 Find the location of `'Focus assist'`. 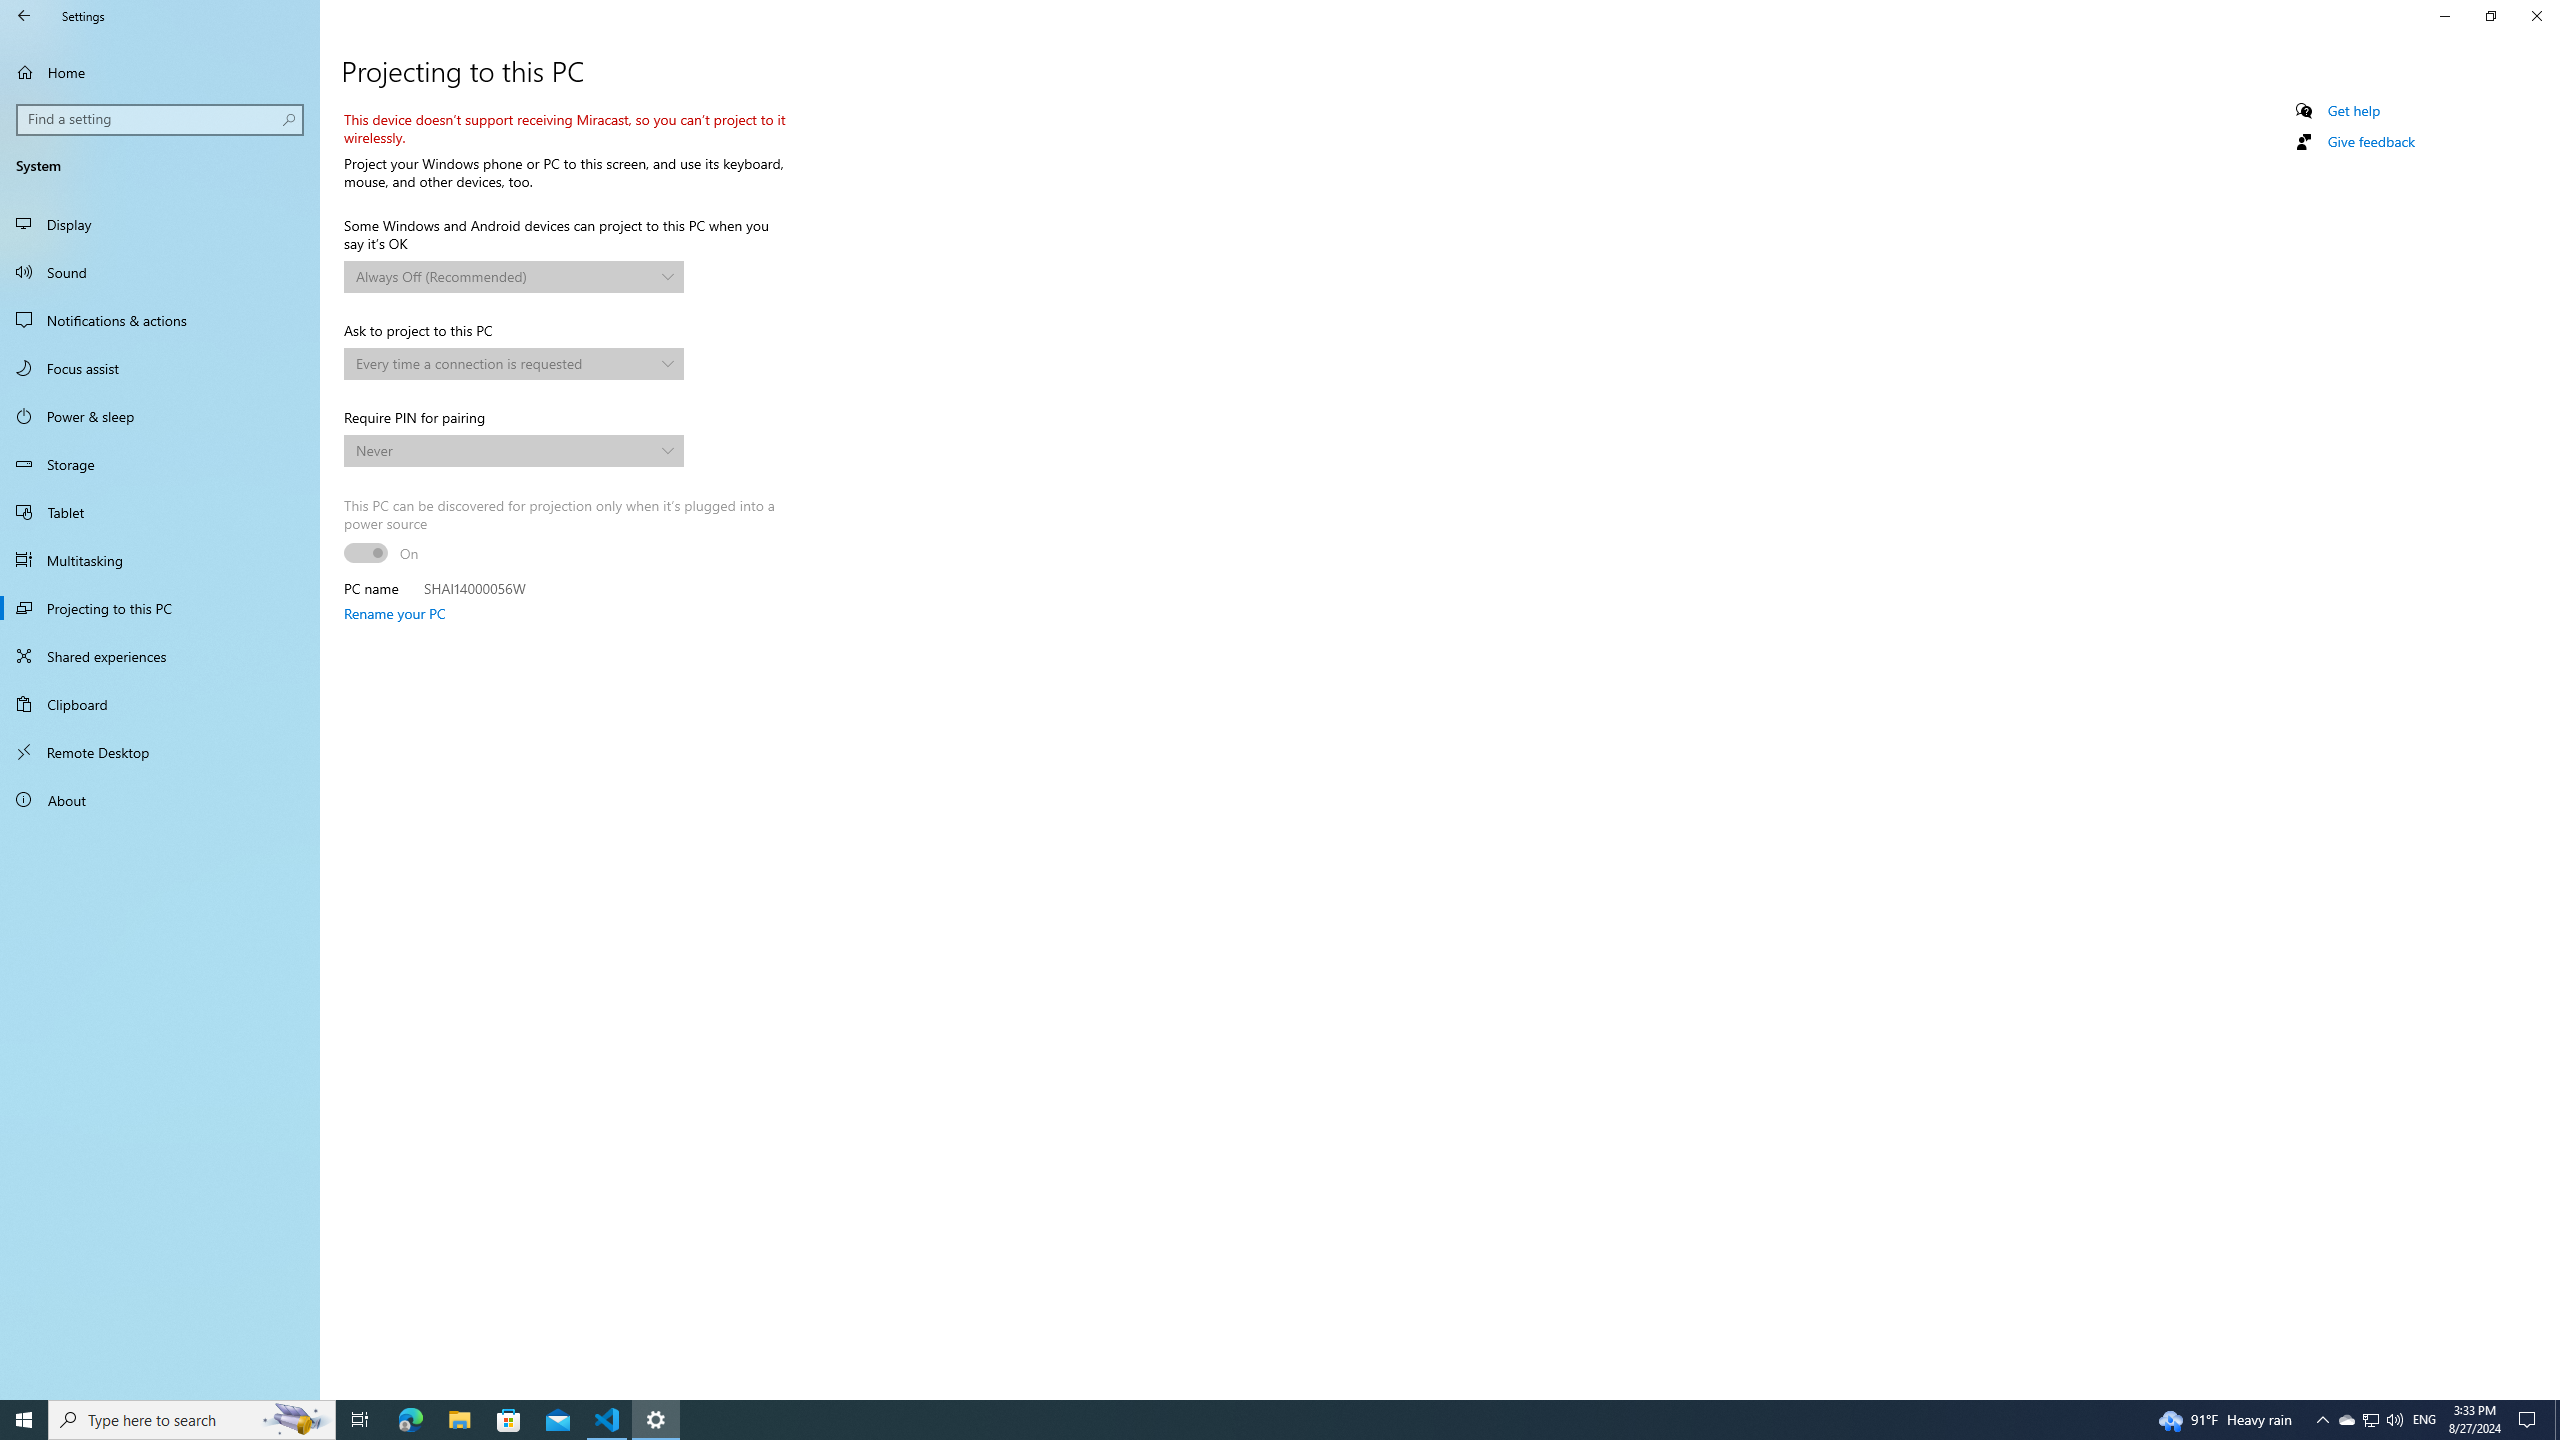

'Focus assist' is located at coordinates (159, 367).